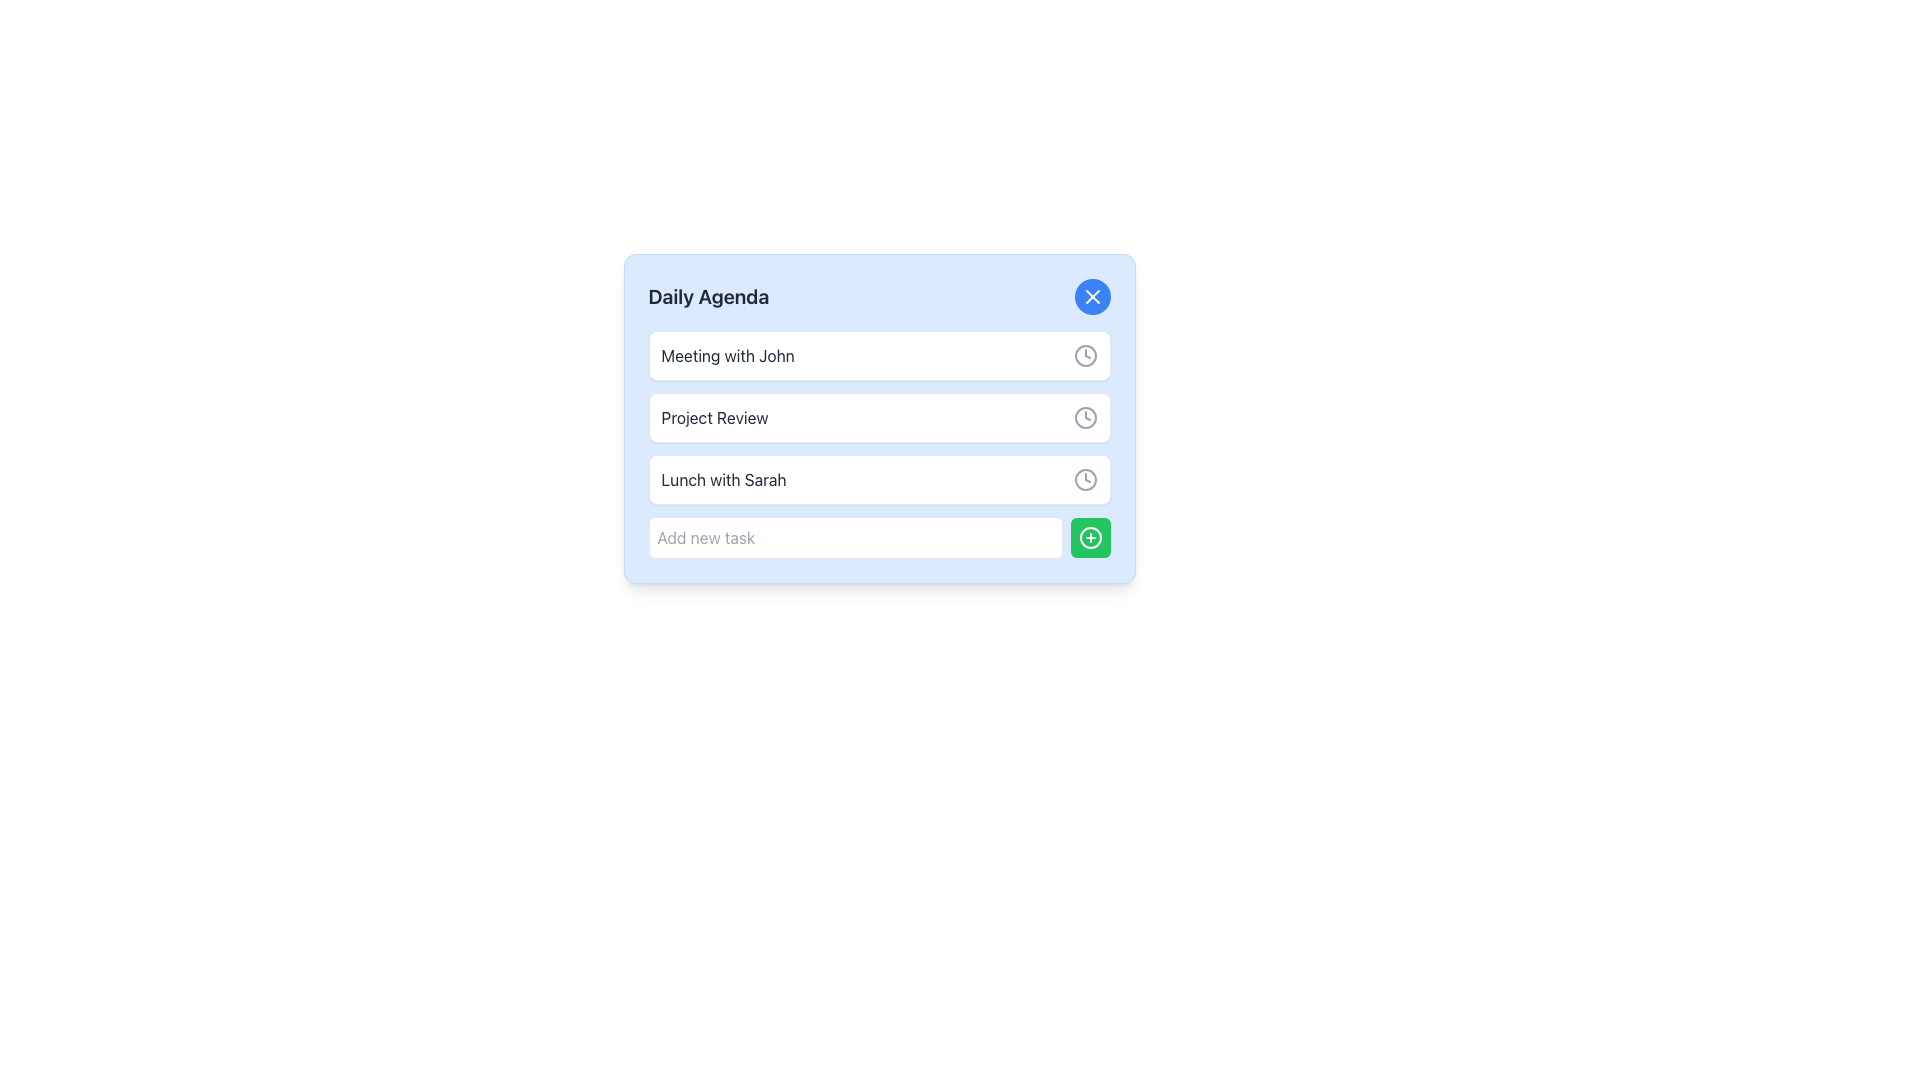 The width and height of the screenshot is (1920, 1080). Describe the element at coordinates (1084, 479) in the screenshot. I see `the minimalist gray clock icon located on the right side of the task item labeled 'Lunch with Sarah' to set a reminder or open a time selection dialog` at that location.